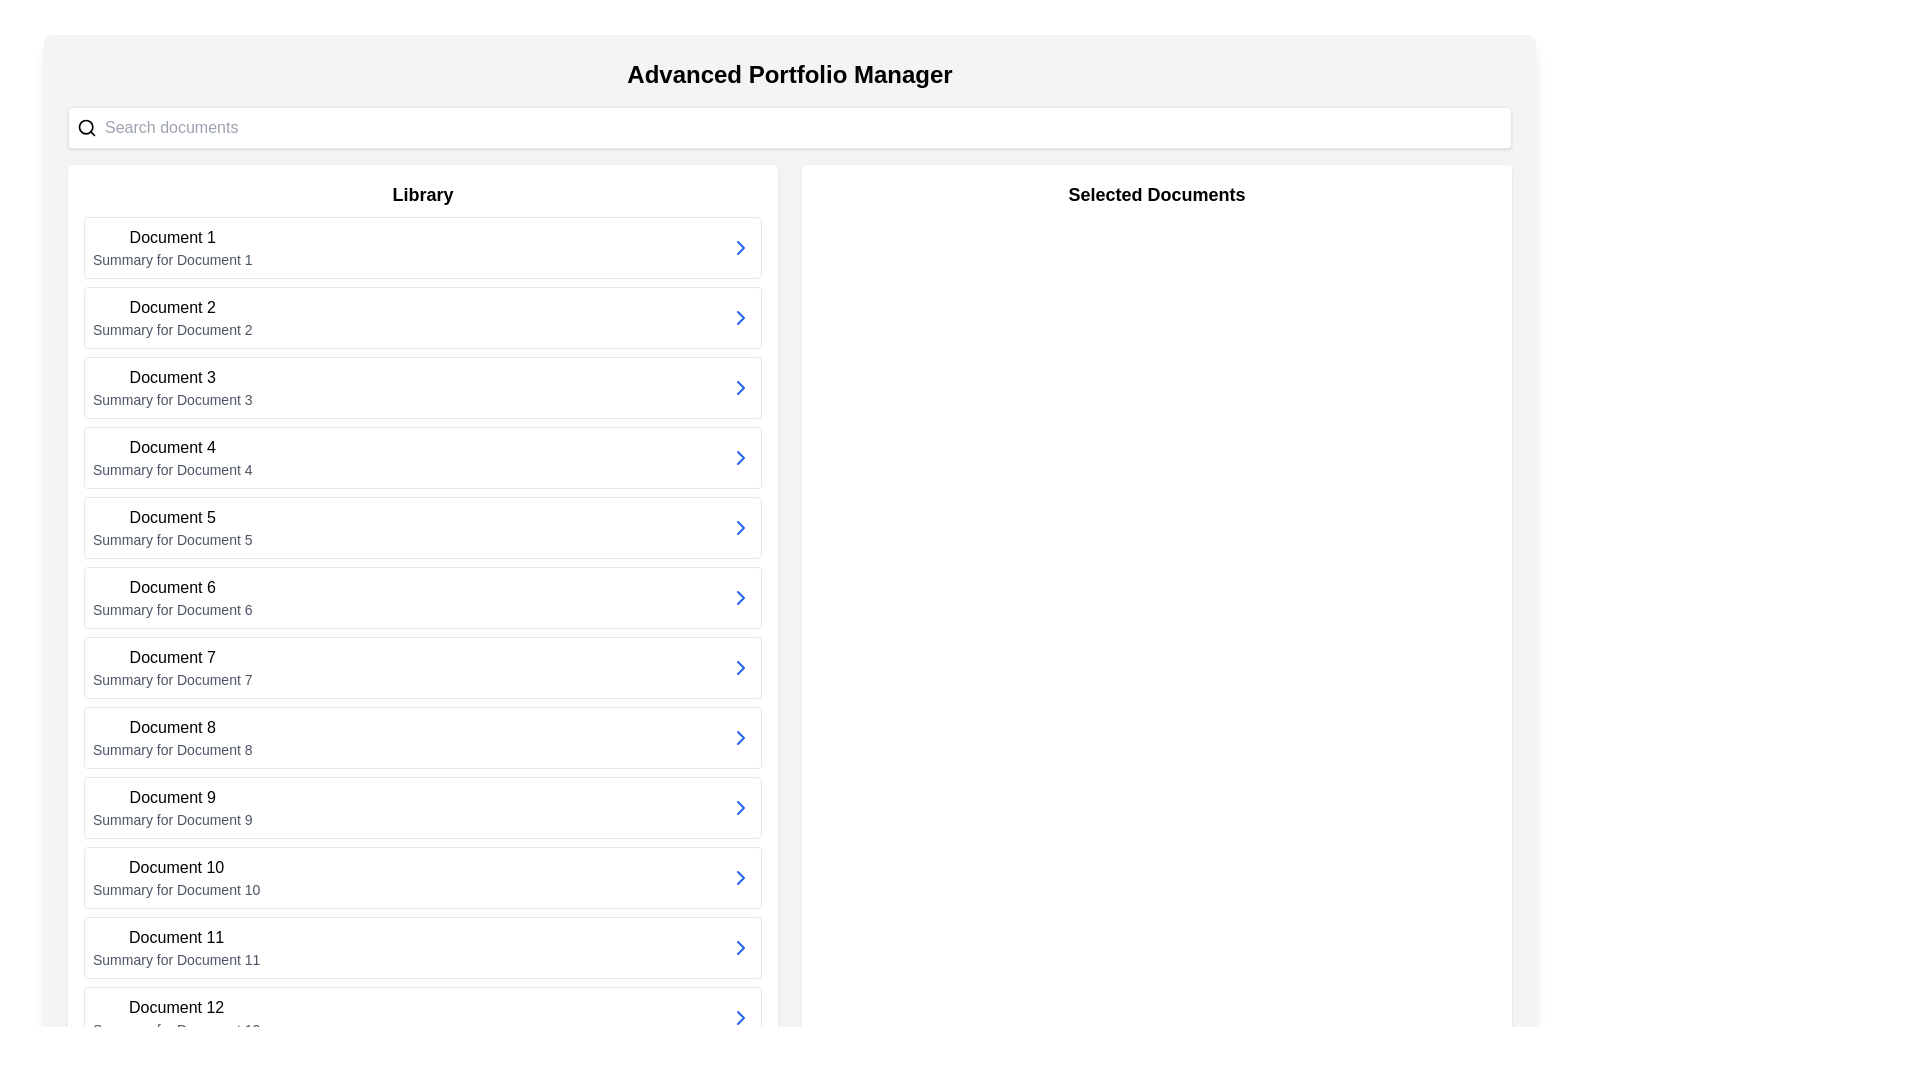 The height and width of the screenshot is (1080, 1920). I want to click on the text display for 'Document 8', which is the eighth list item in the Library section, so click(172, 737).